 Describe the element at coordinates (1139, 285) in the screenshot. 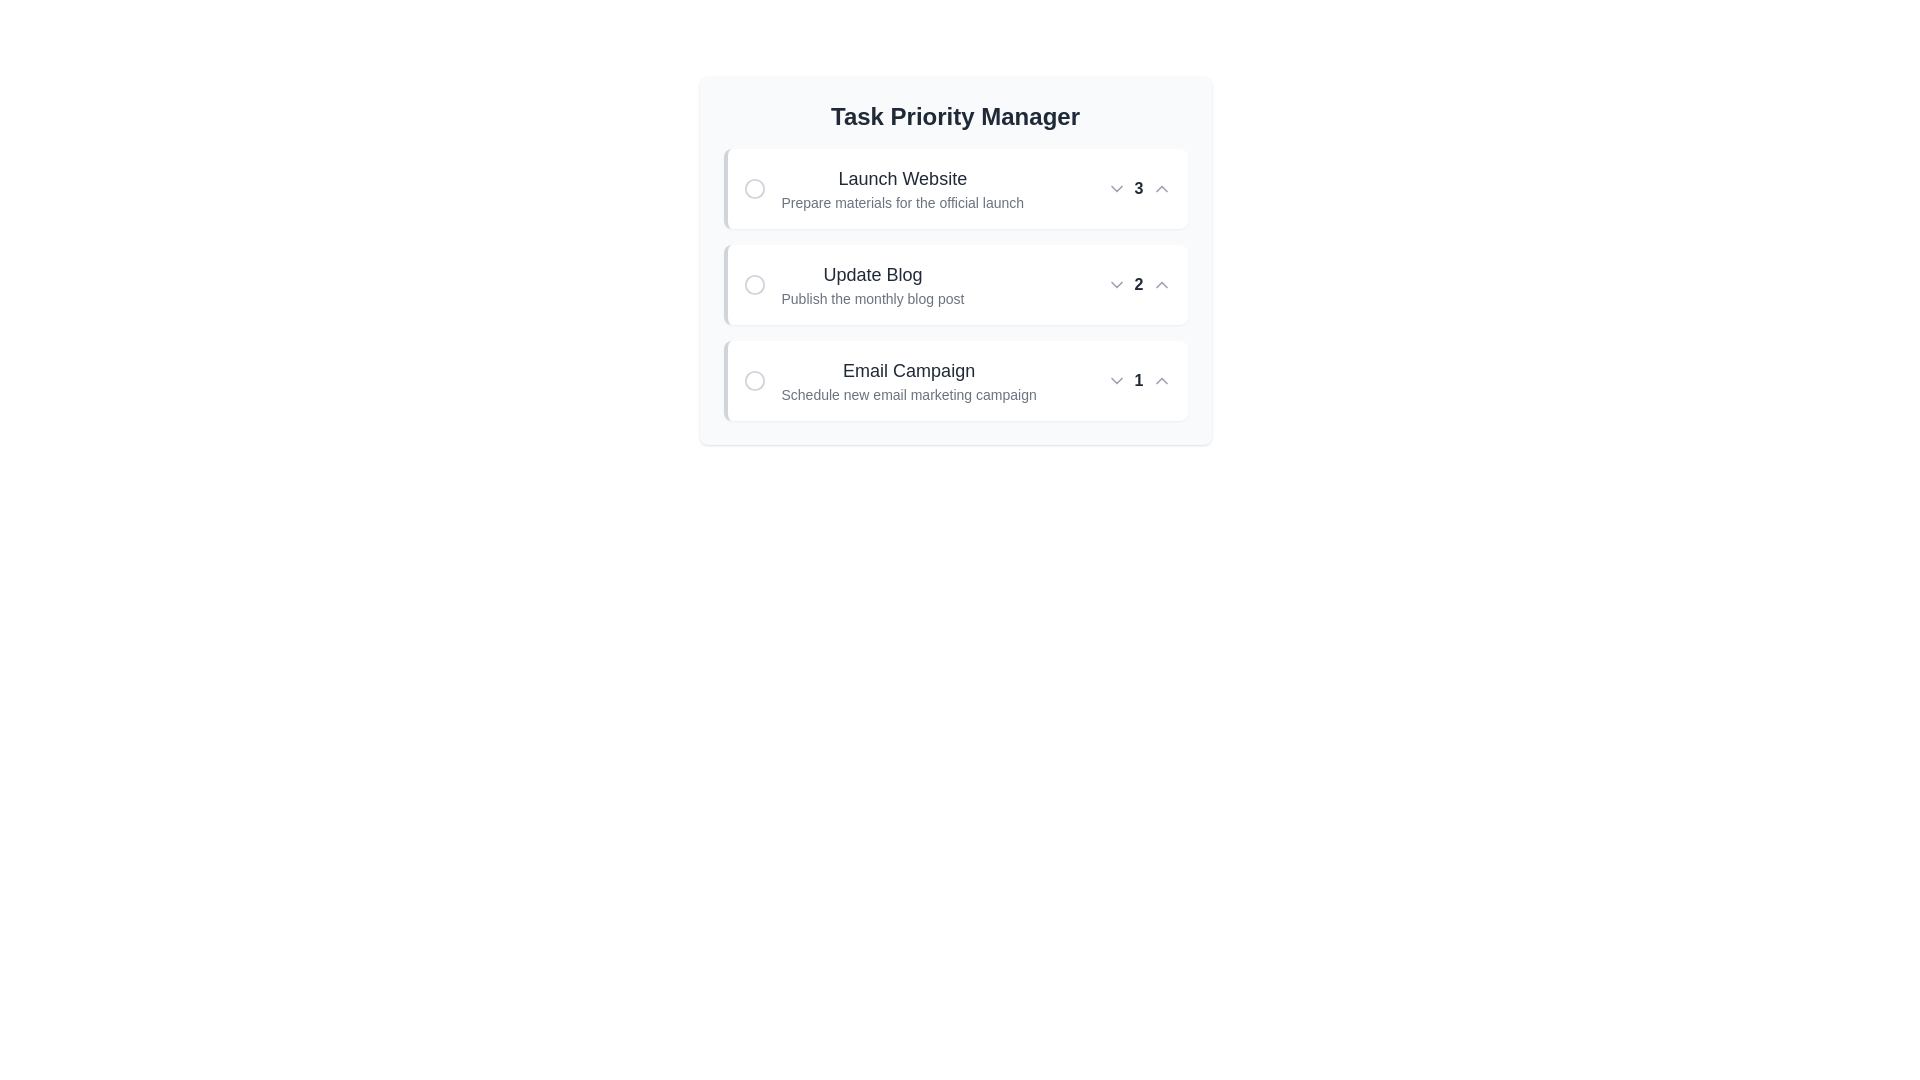

I see `the numerical label displaying '2' in bold text, which is centrally located between the up and down arrow icons for modifying the task's priority within the 'Update Blog' task card` at that location.